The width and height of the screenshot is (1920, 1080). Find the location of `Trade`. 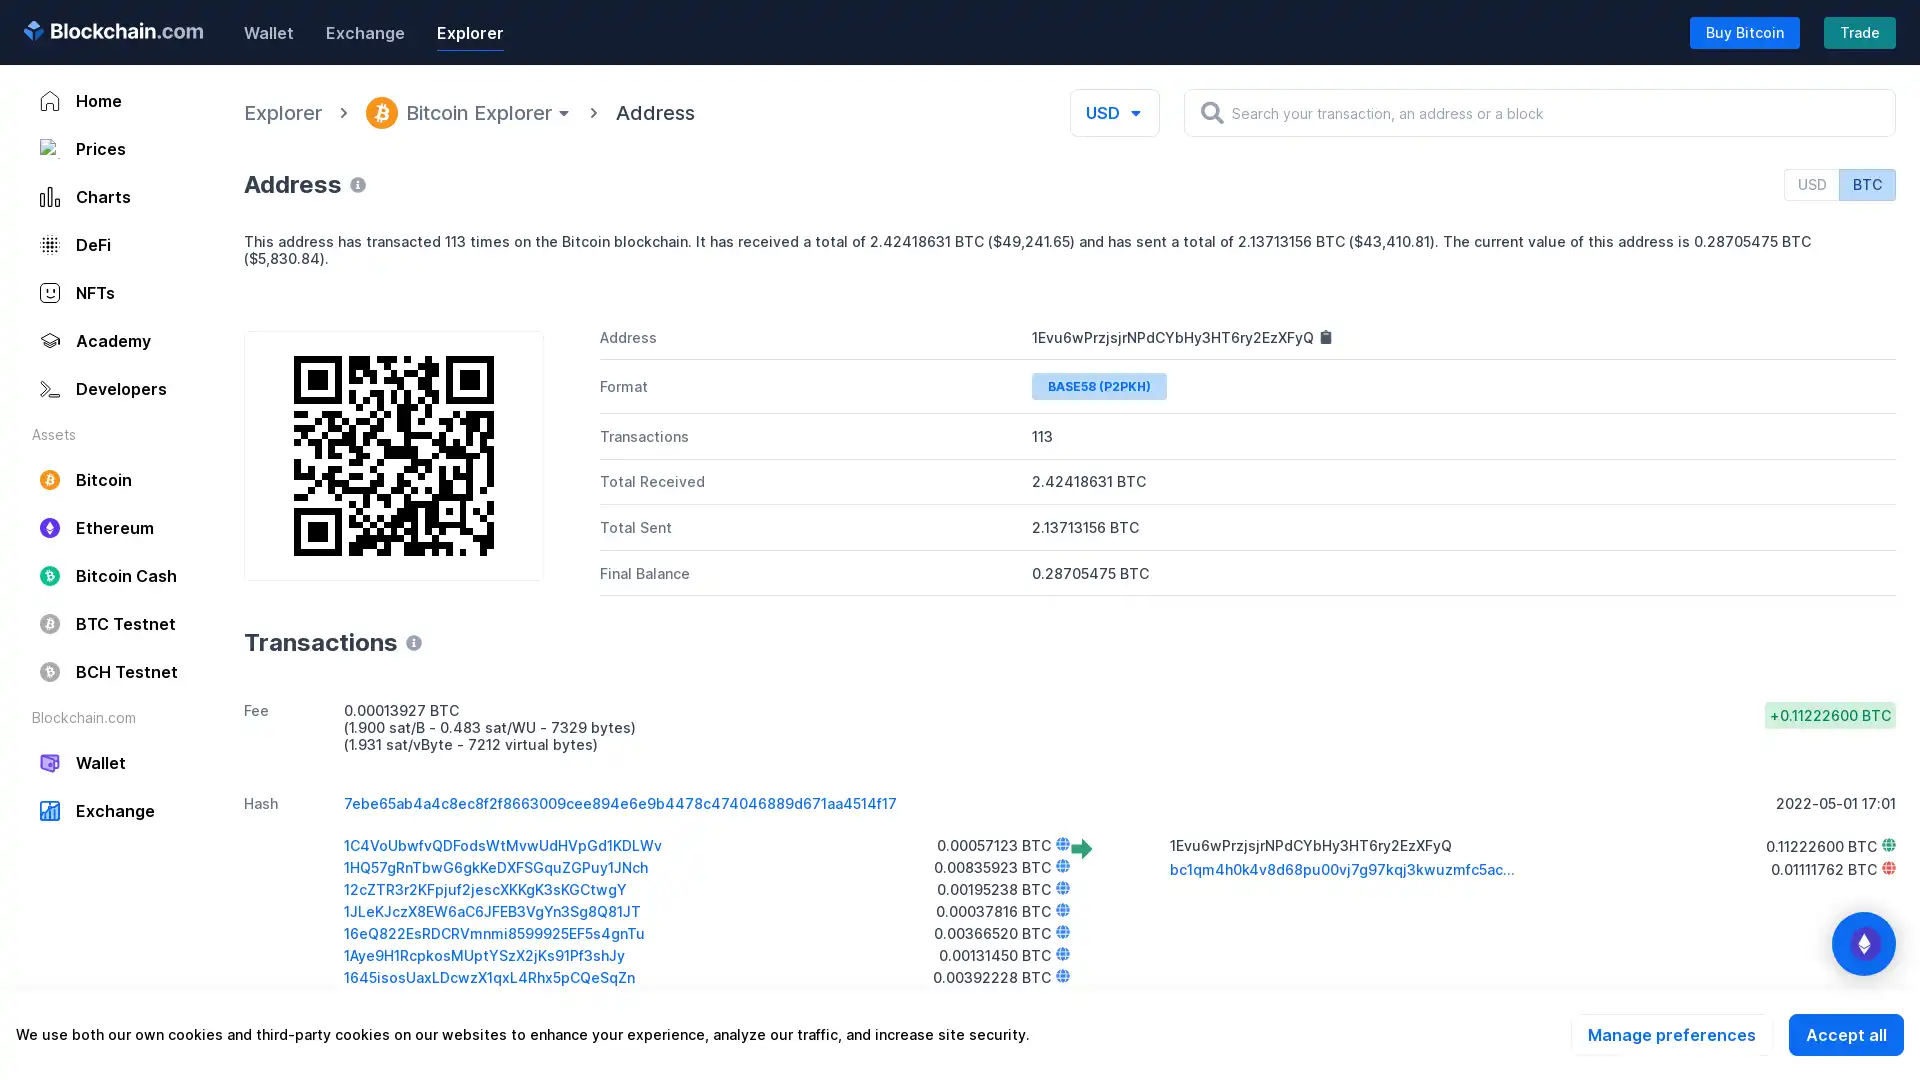

Trade is located at coordinates (1859, 31).